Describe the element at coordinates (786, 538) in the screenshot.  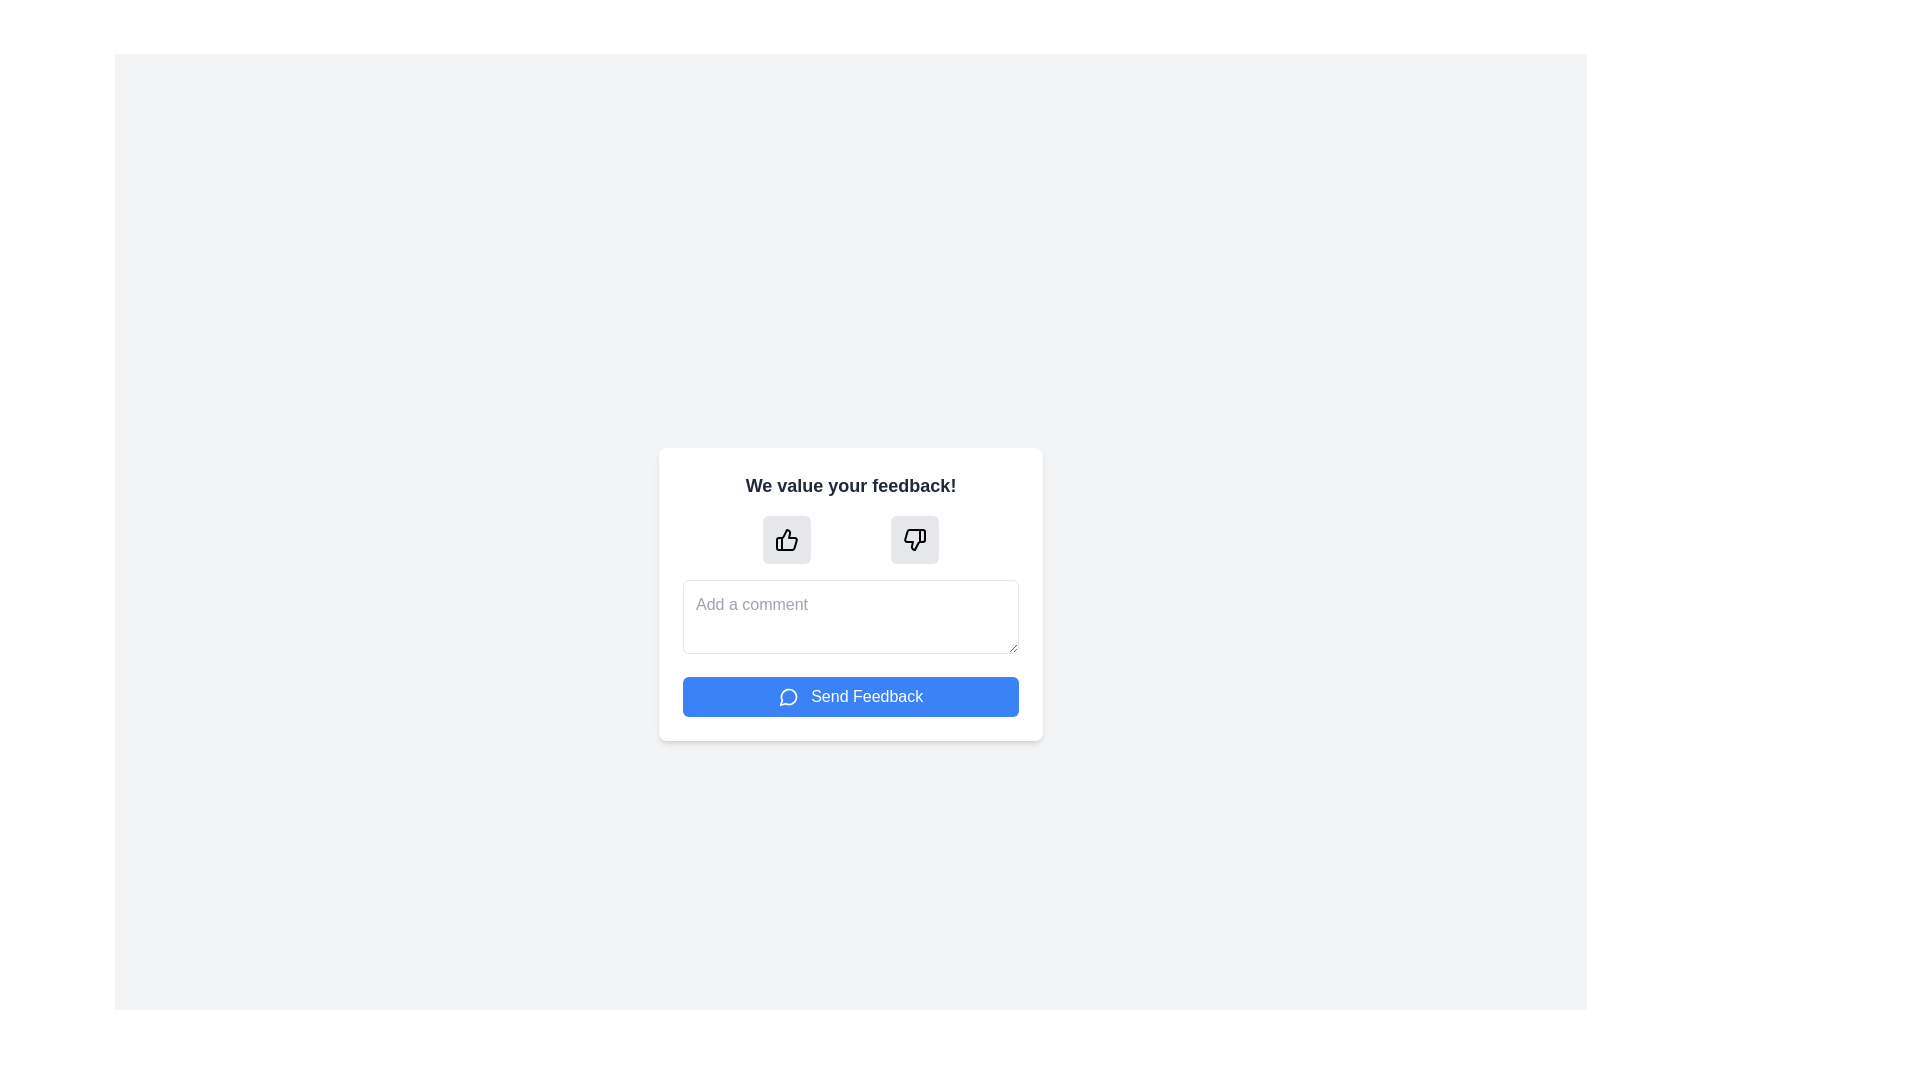
I see `the thumbs-up button located in the feedback prompt panel below the 'We value your feedback!' text` at that location.